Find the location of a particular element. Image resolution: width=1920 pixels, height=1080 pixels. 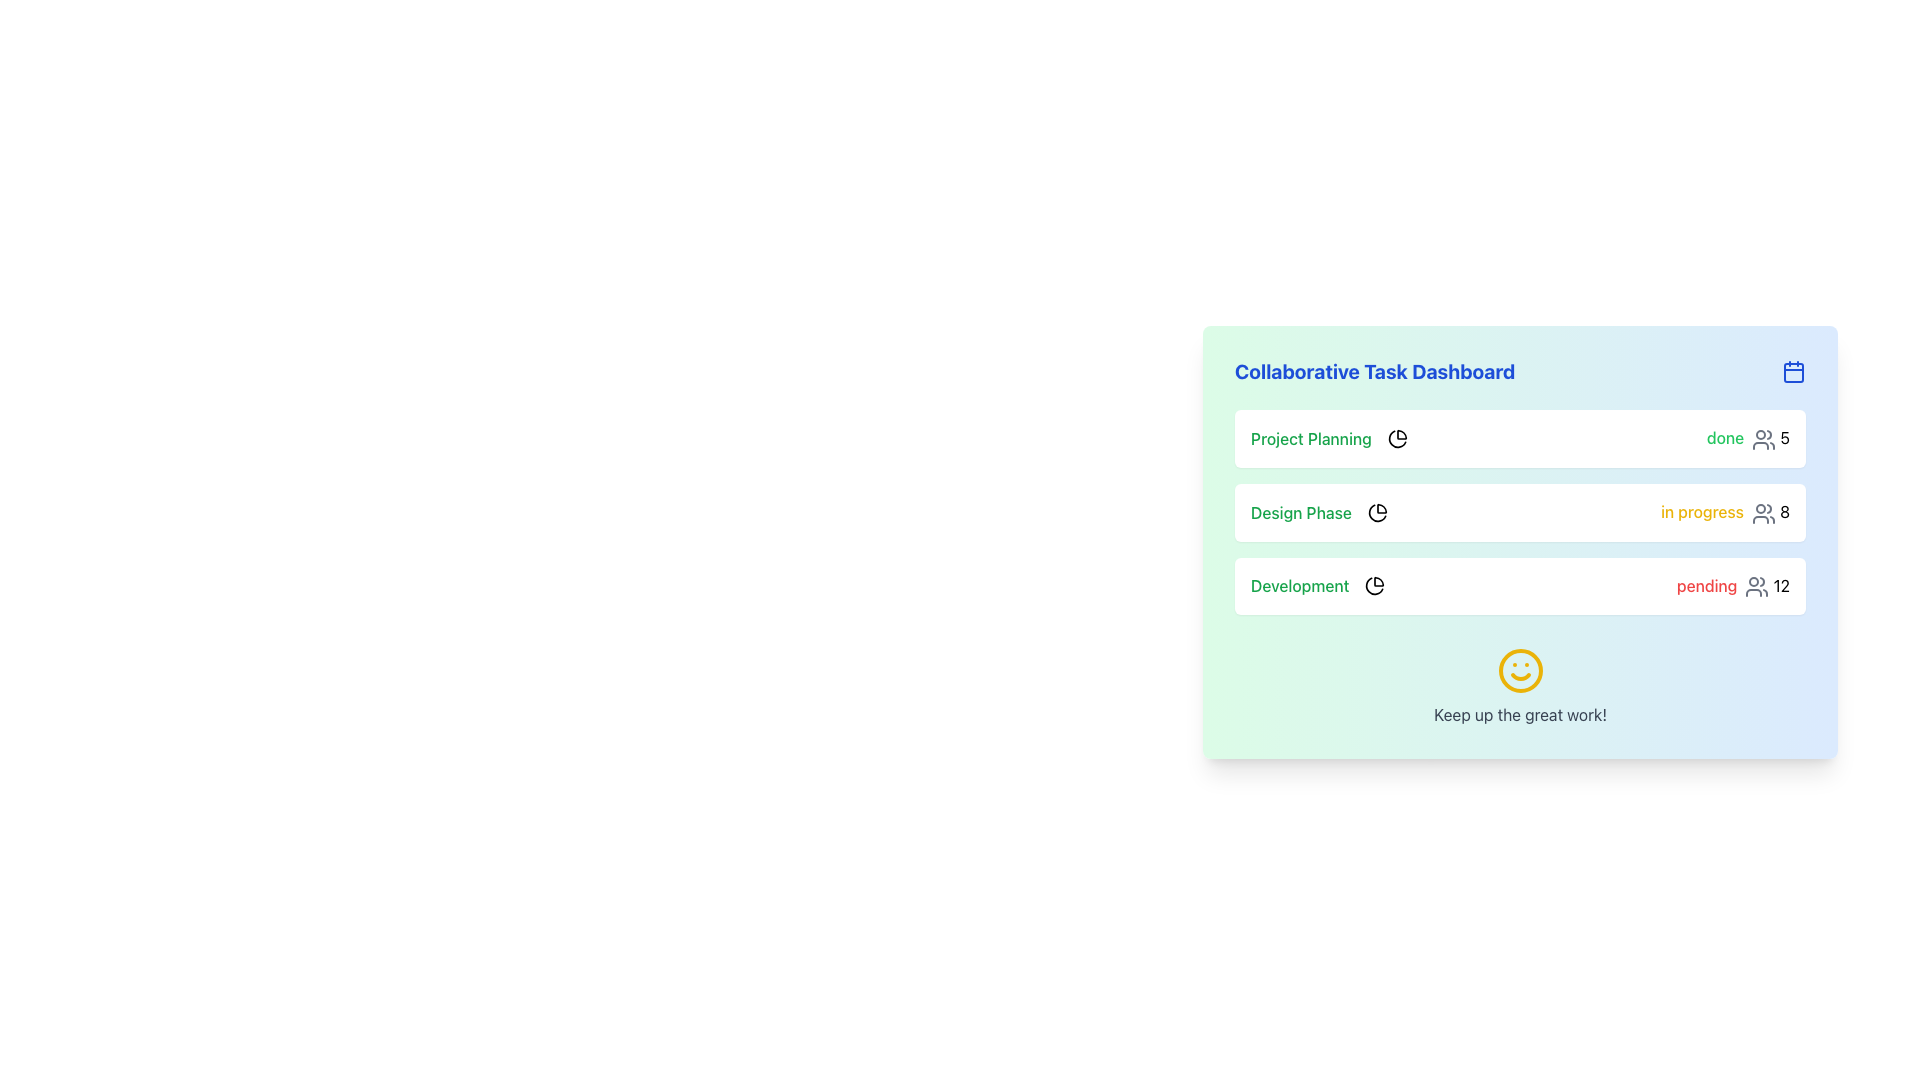

the static text label that indicates the name or title of a task or phase in the dashboard, which is the third item in a vertically arranged list is located at coordinates (1300, 585).